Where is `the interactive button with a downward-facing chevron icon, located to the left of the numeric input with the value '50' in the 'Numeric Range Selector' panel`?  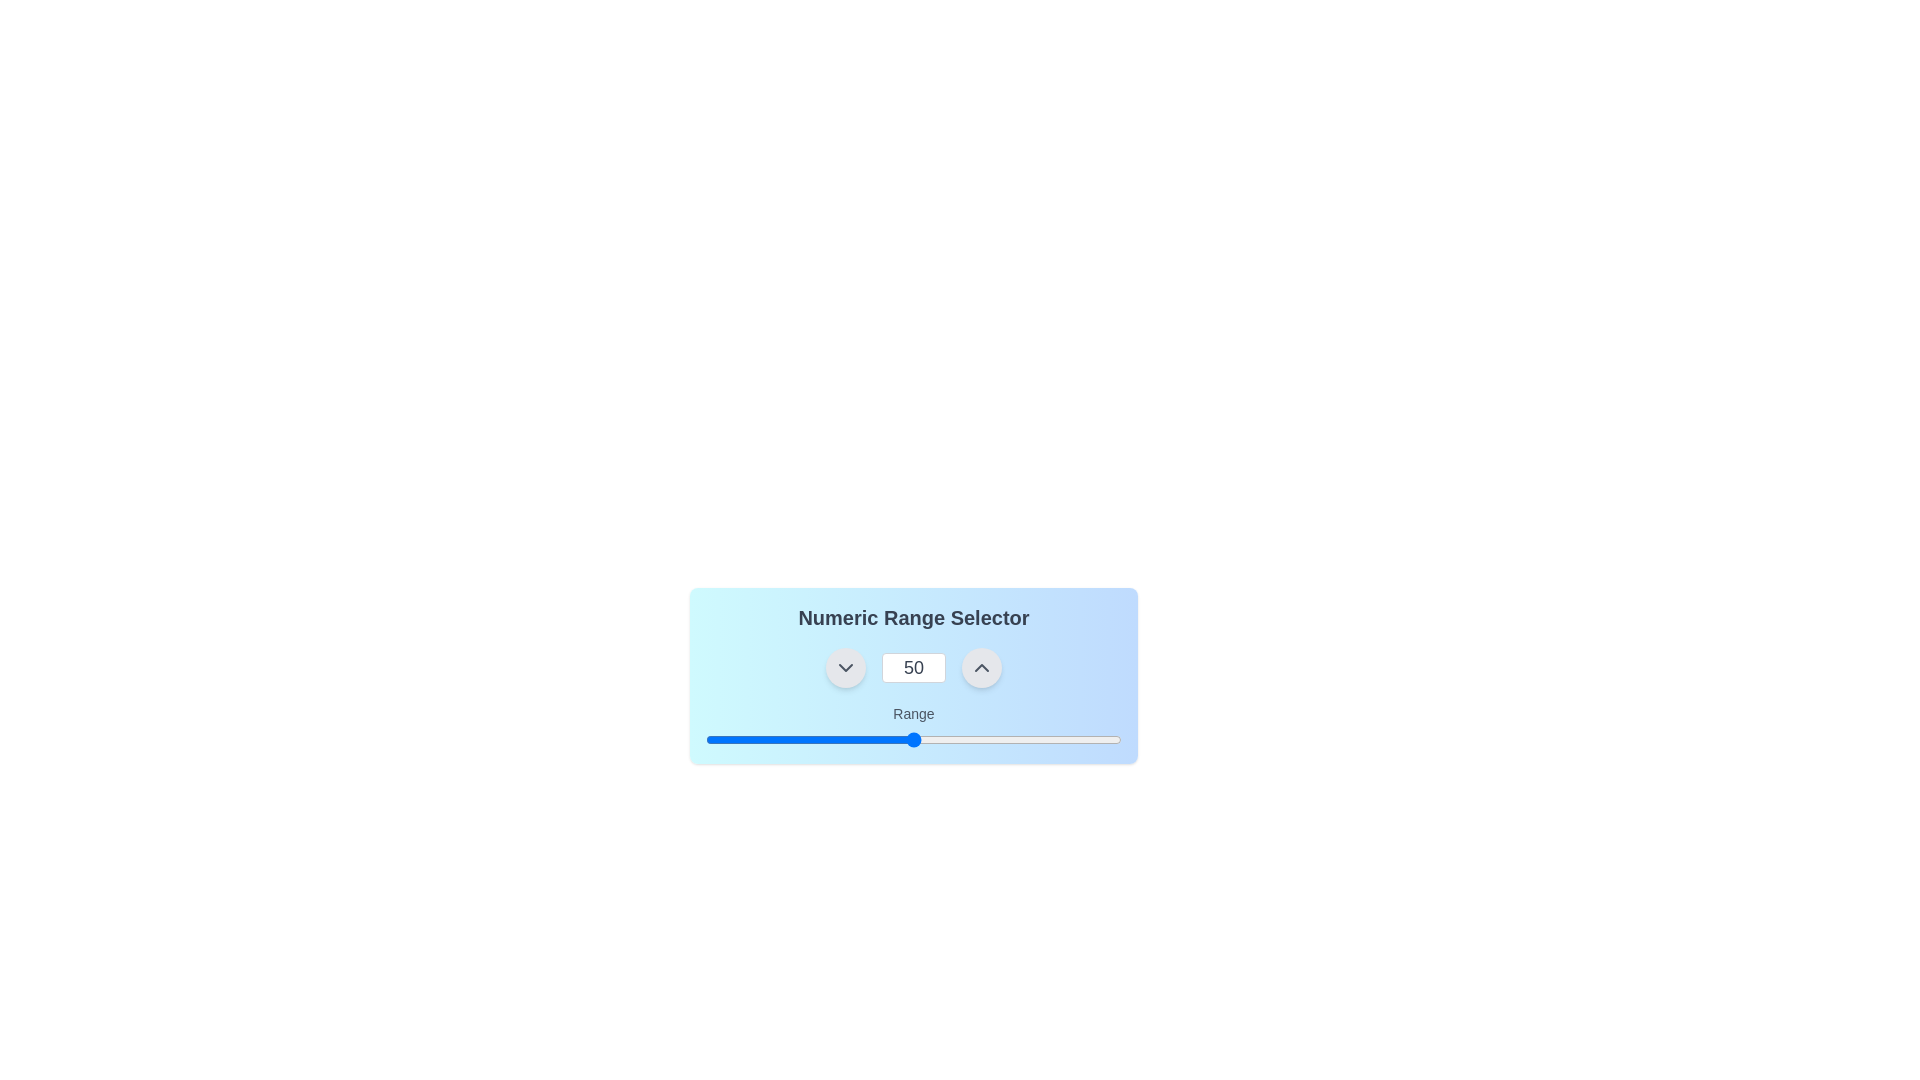 the interactive button with a downward-facing chevron icon, located to the left of the numeric input with the value '50' in the 'Numeric Range Selector' panel is located at coordinates (845, 667).